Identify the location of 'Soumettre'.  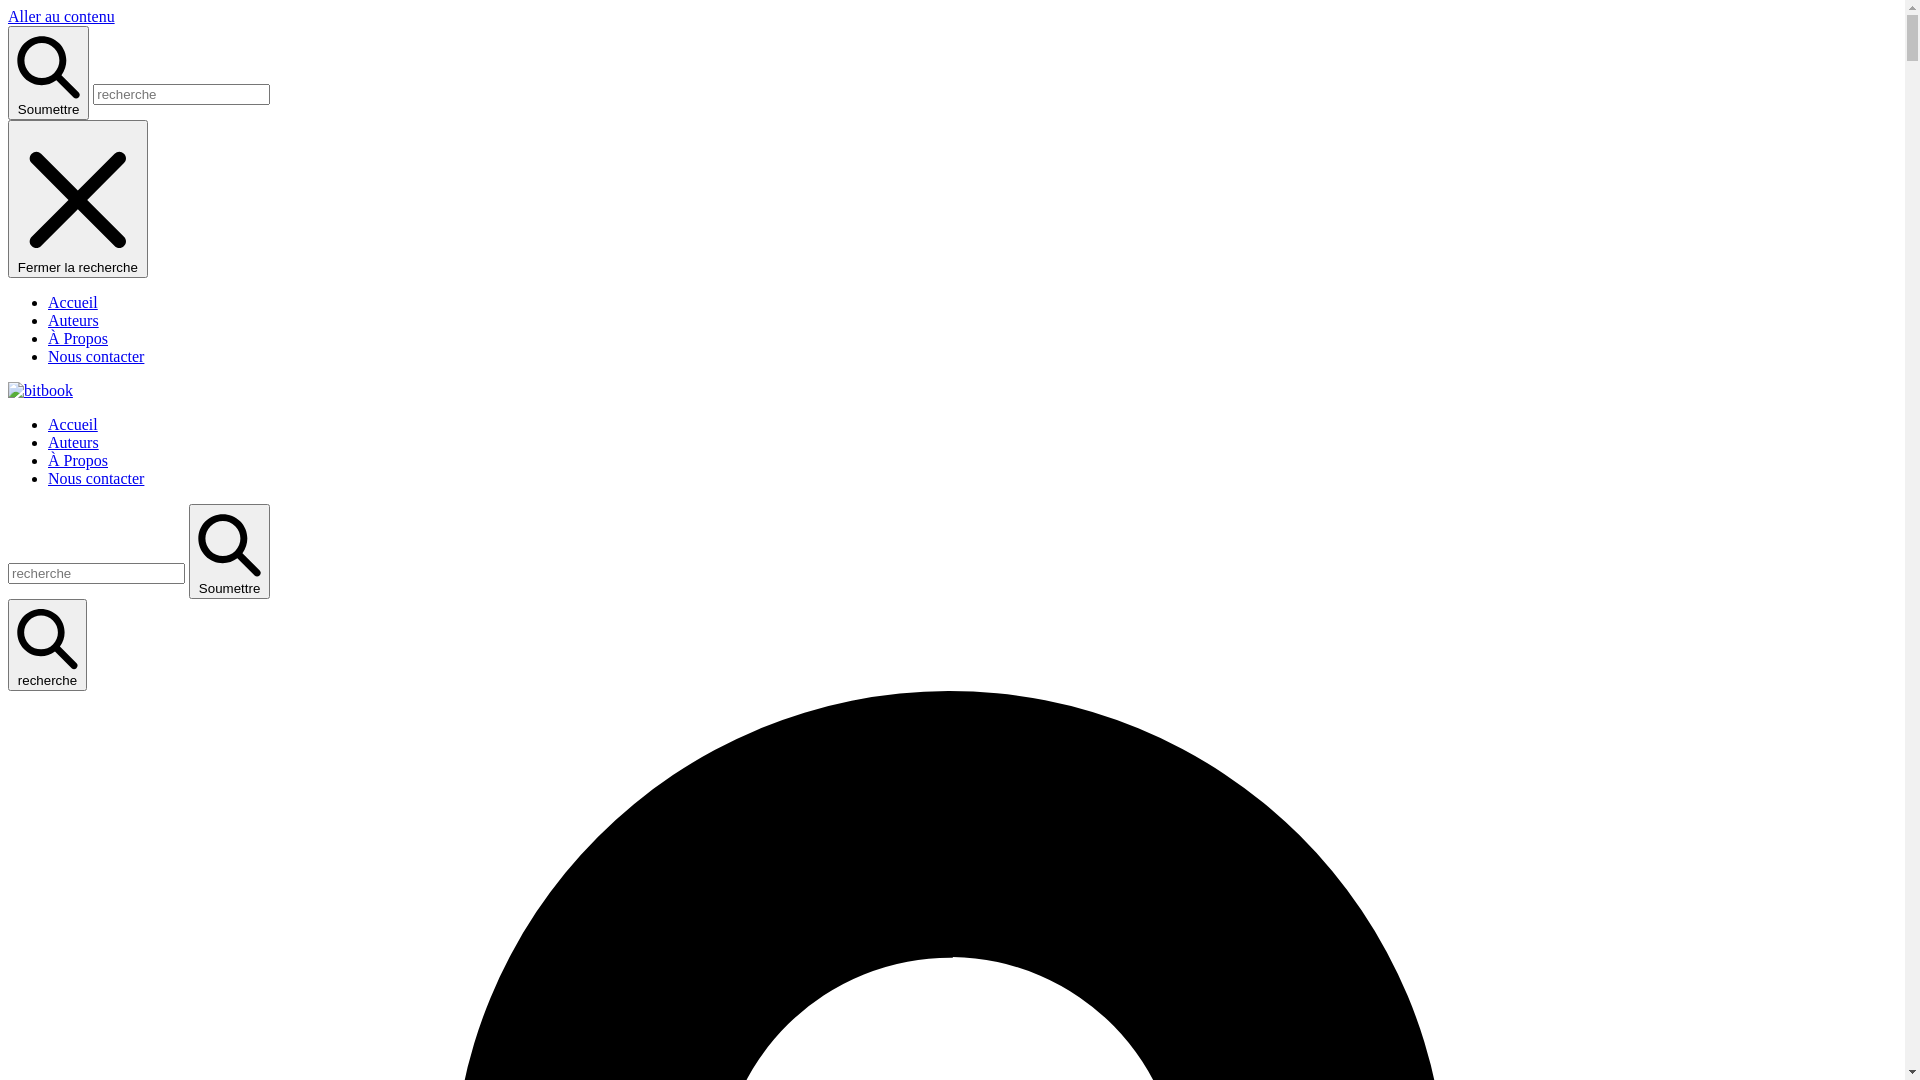
(48, 72).